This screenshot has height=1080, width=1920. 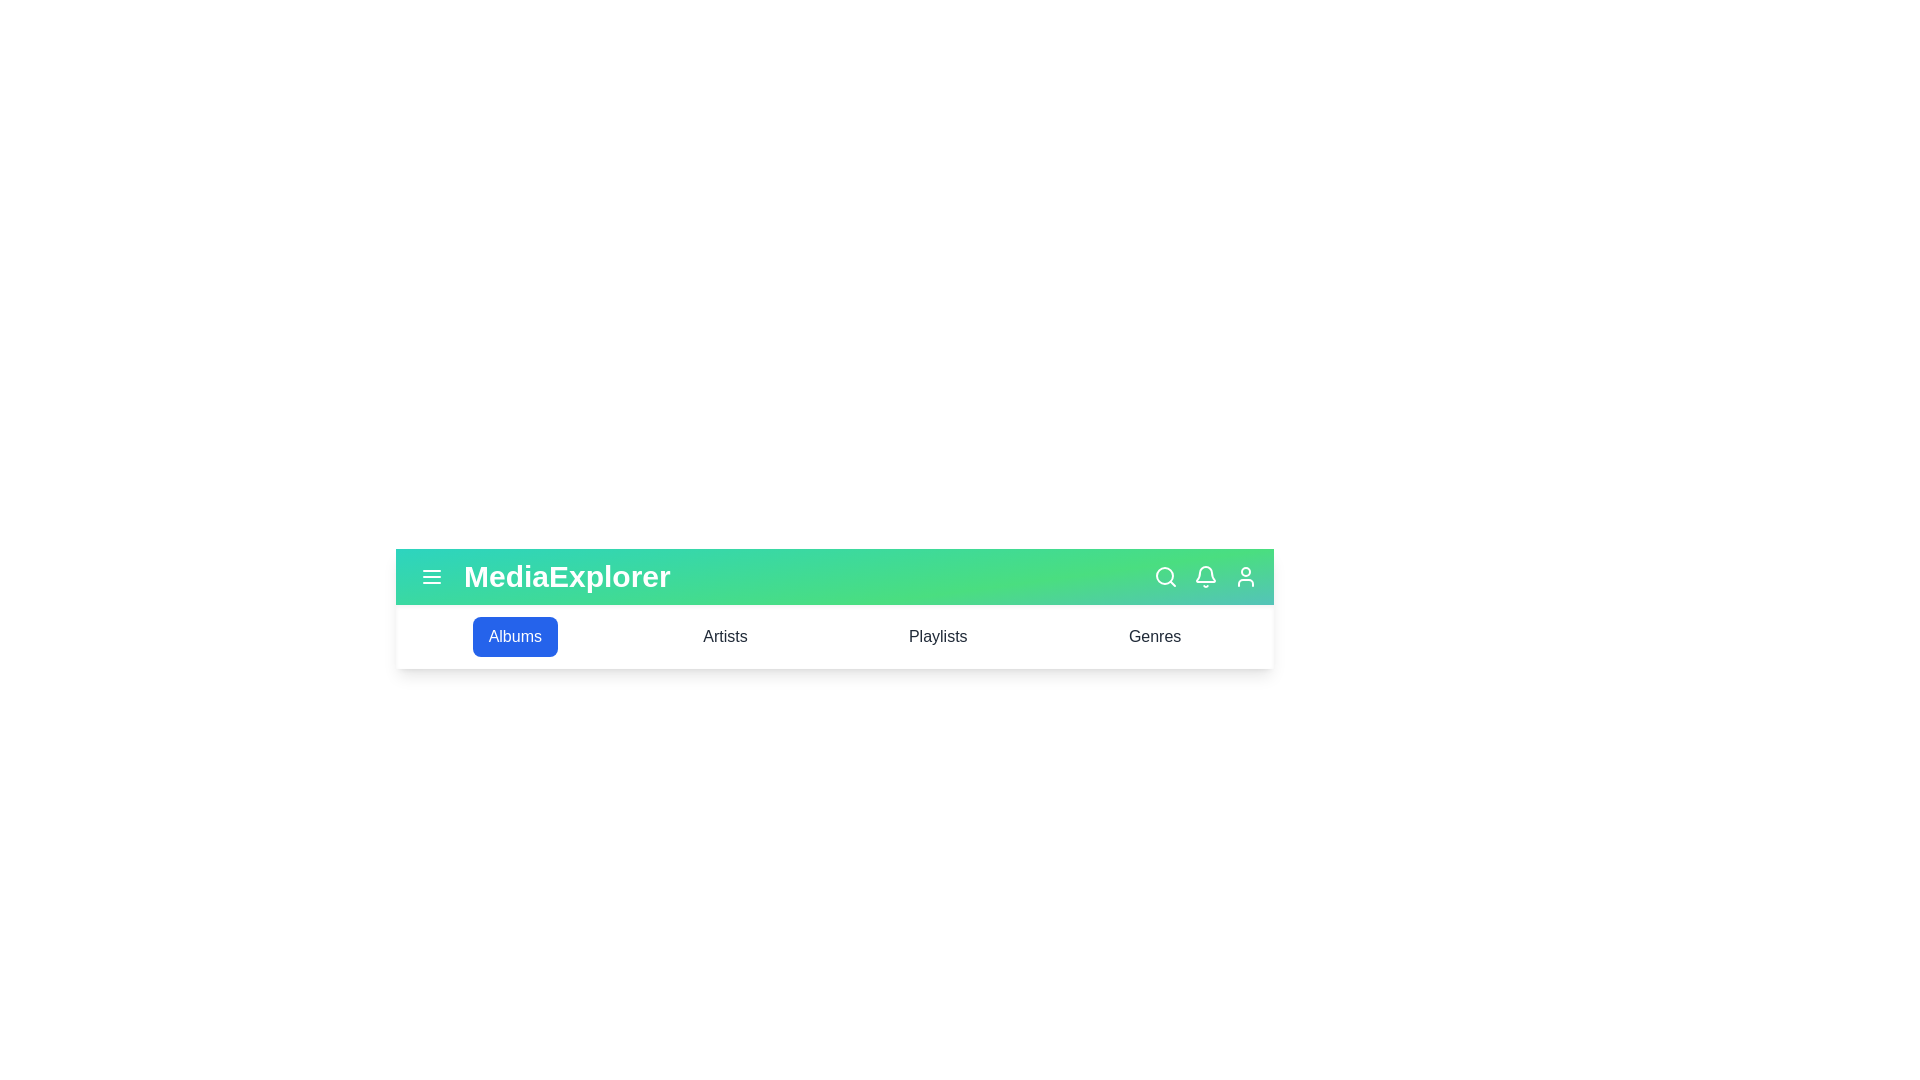 What do you see at coordinates (723, 636) in the screenshot?
I see `the Artists tab in the MultimediaAppBar` at bounding box center [723, 636].